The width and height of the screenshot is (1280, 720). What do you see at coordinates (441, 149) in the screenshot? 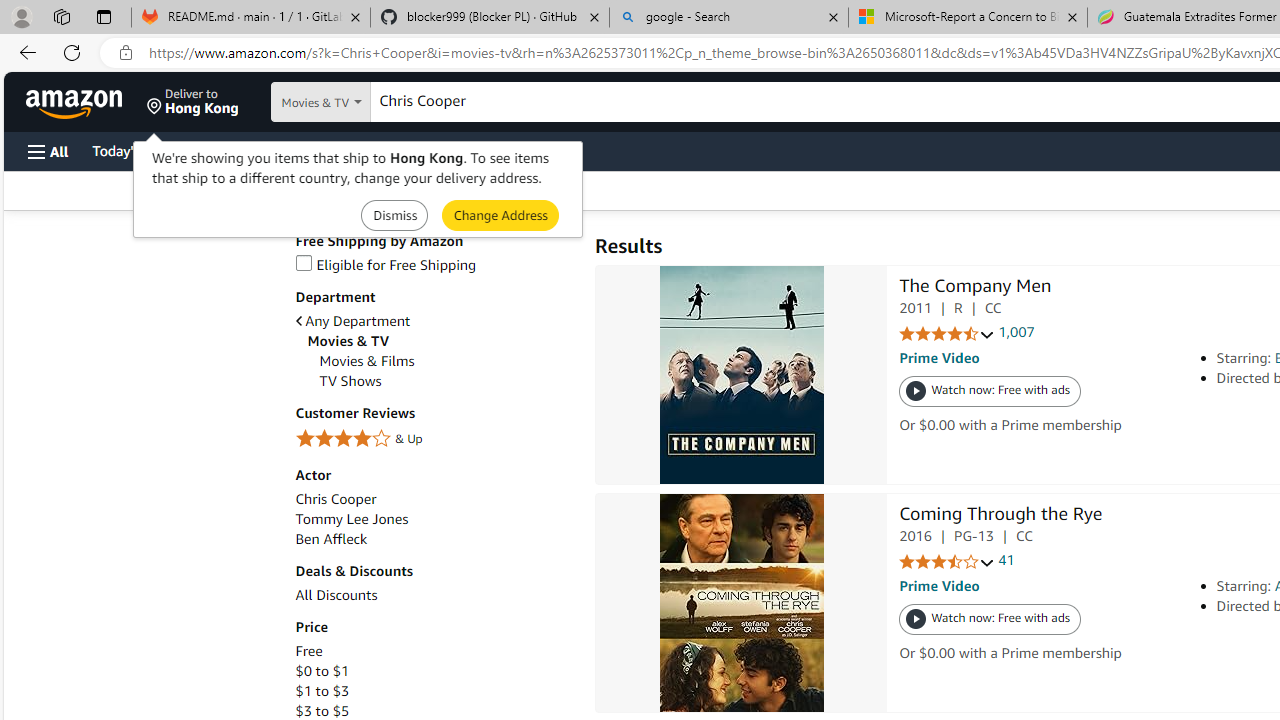
I see `'Gift Cards'` at bounding box center [441, 149].